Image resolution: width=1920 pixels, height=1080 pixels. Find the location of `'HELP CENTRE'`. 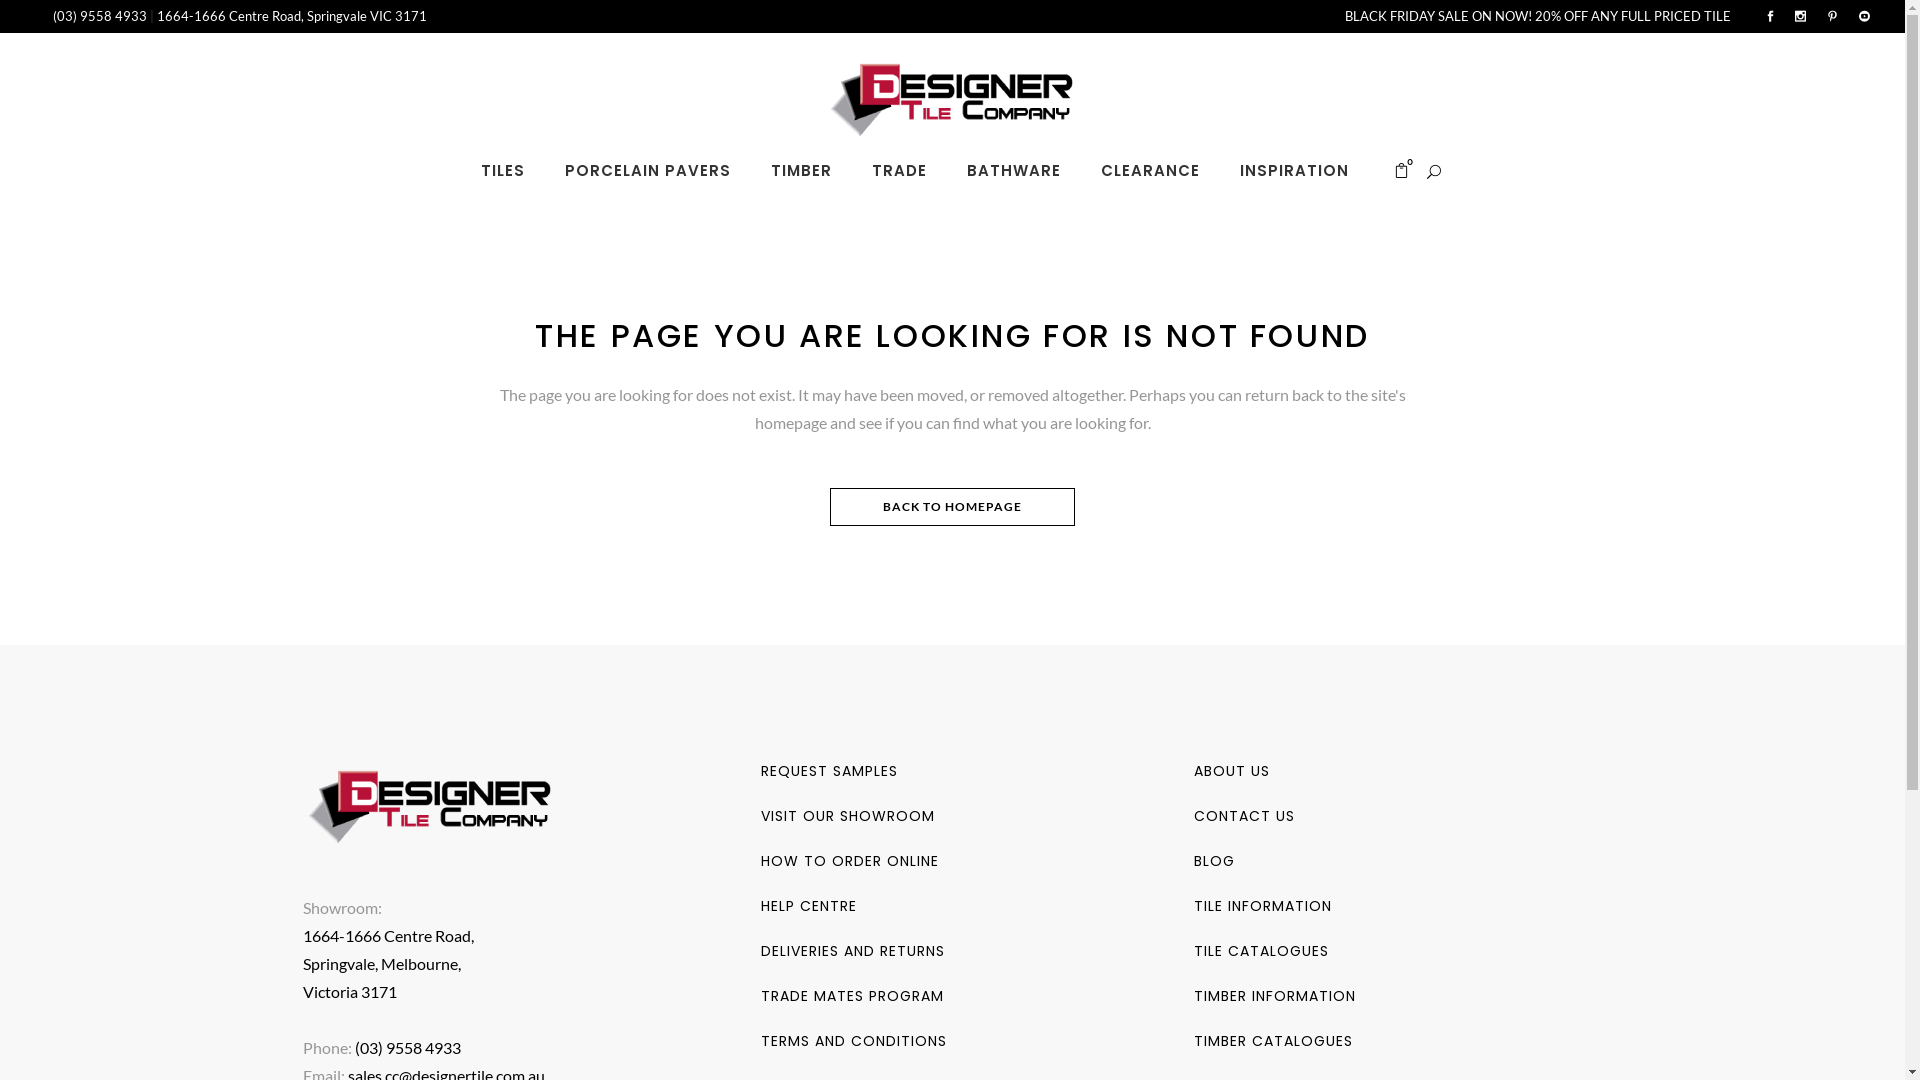

'HELP CENTRE' is located at coordinates (809, 906).